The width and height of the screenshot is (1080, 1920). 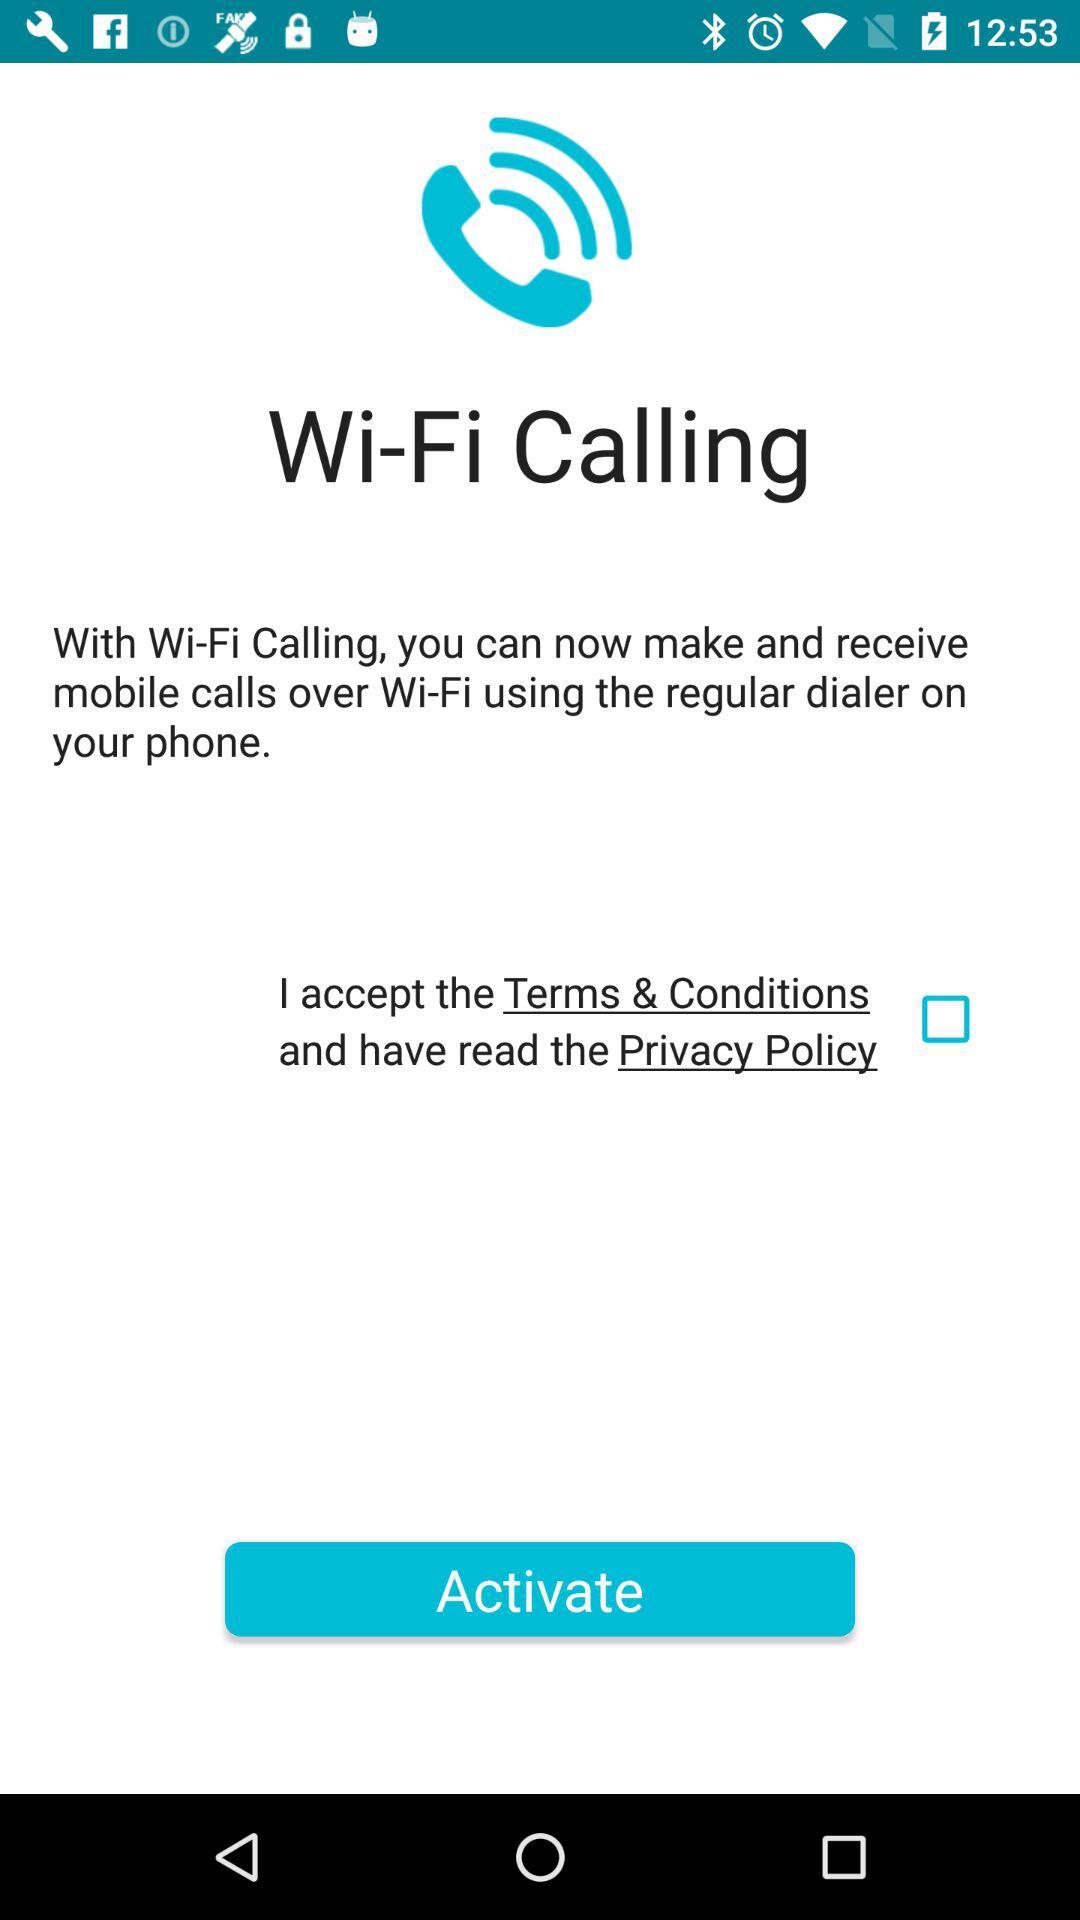 What do you see at coordinates (948, 1019) in the screenshot?
I see `app next to privacy policy icon` at bounding box center [948, 1019].